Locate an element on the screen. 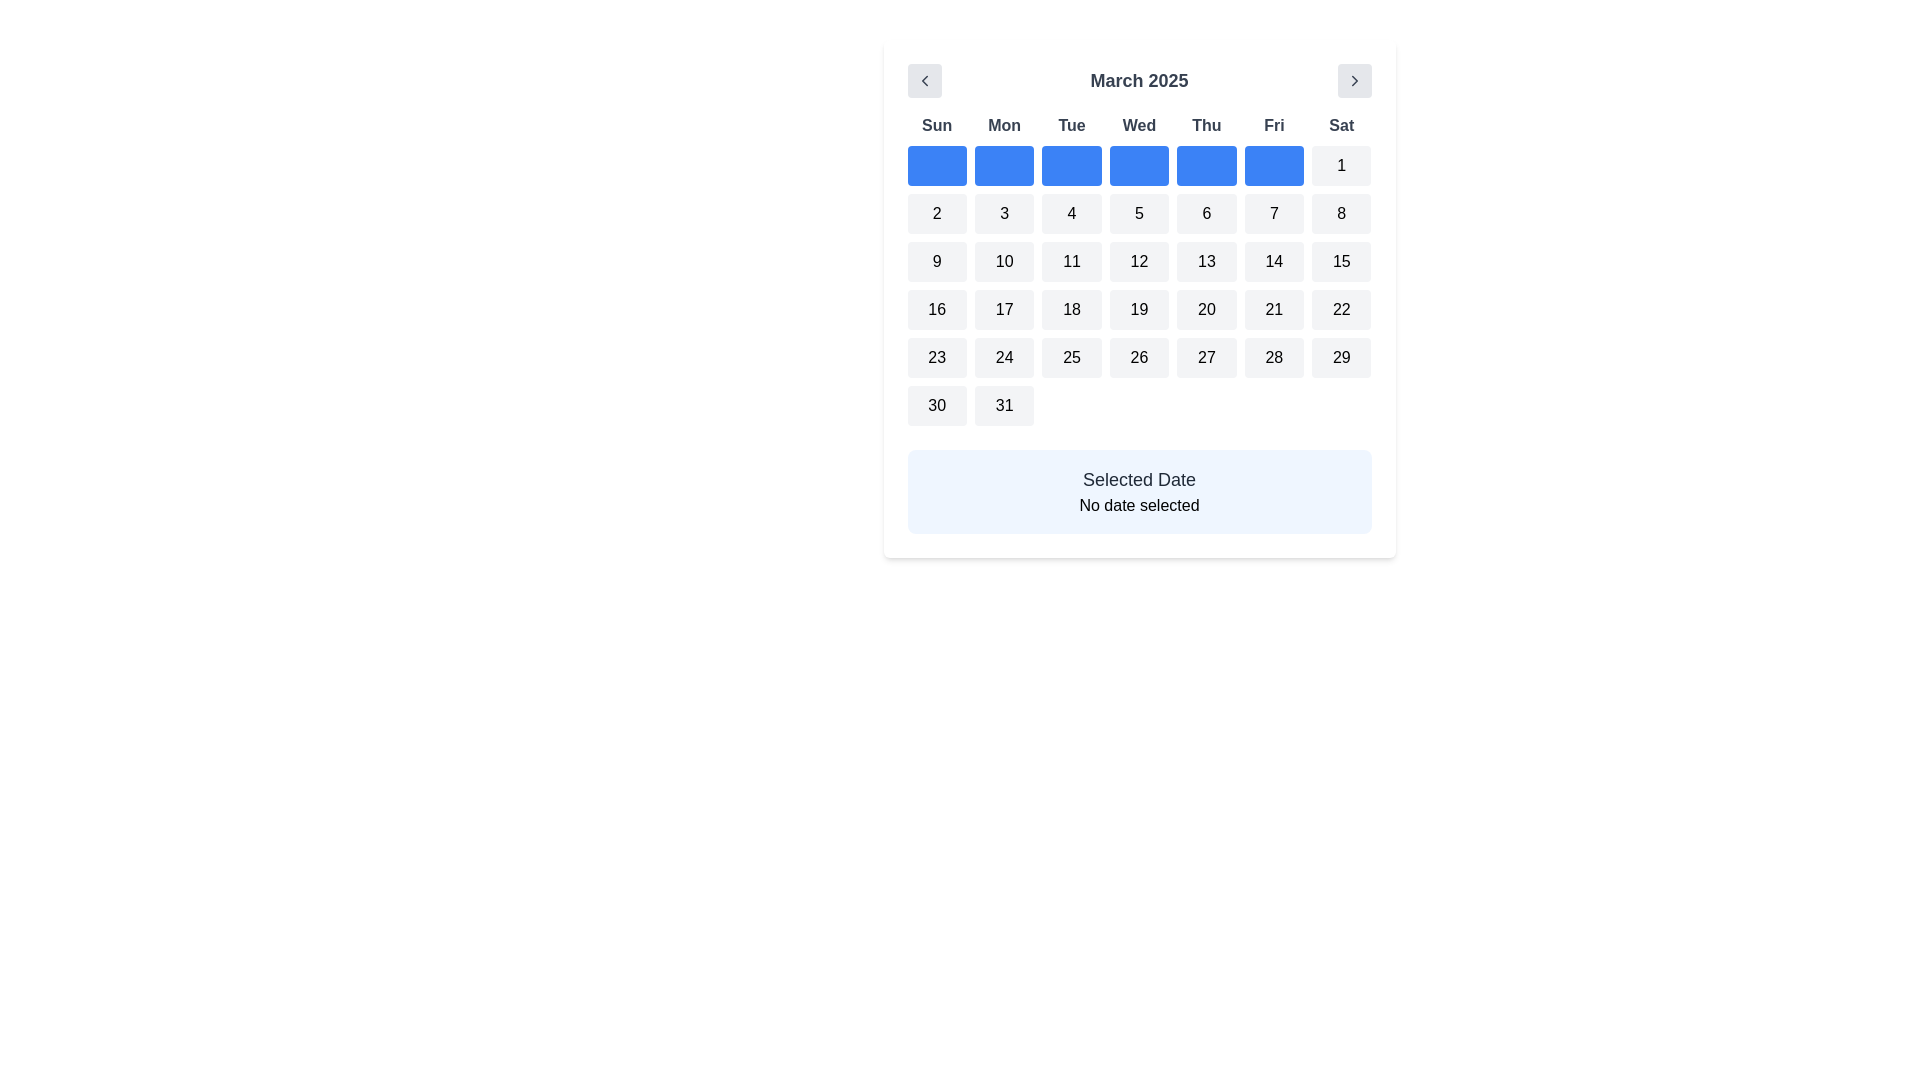 Image resolution: width=1920 pixels, height=1080 pixels. the calendar date button for March 9, 2025, located in the third row and first column under the 'Sun' label is located at coordinates (936, 261).